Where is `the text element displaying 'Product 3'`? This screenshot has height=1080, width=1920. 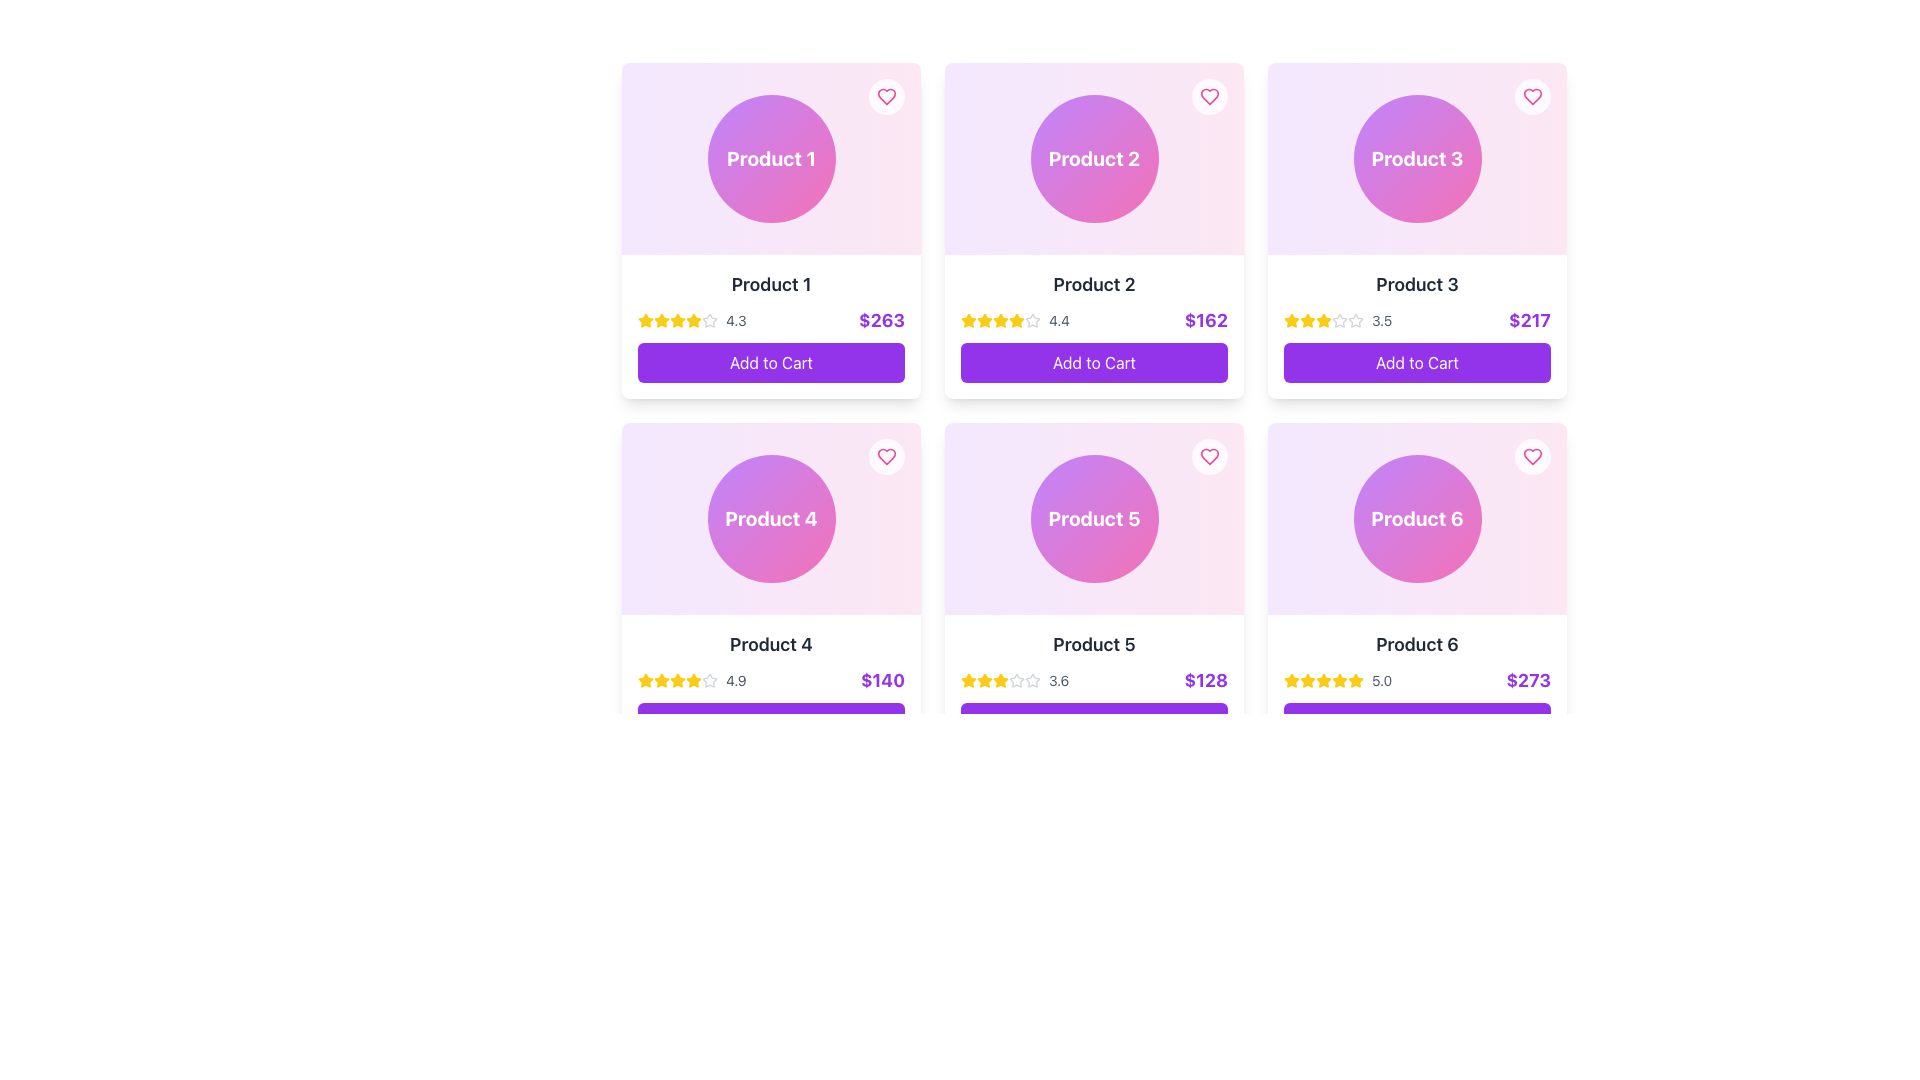
the text element displaying 'Product 3' is located at coordinates (1416, 285).